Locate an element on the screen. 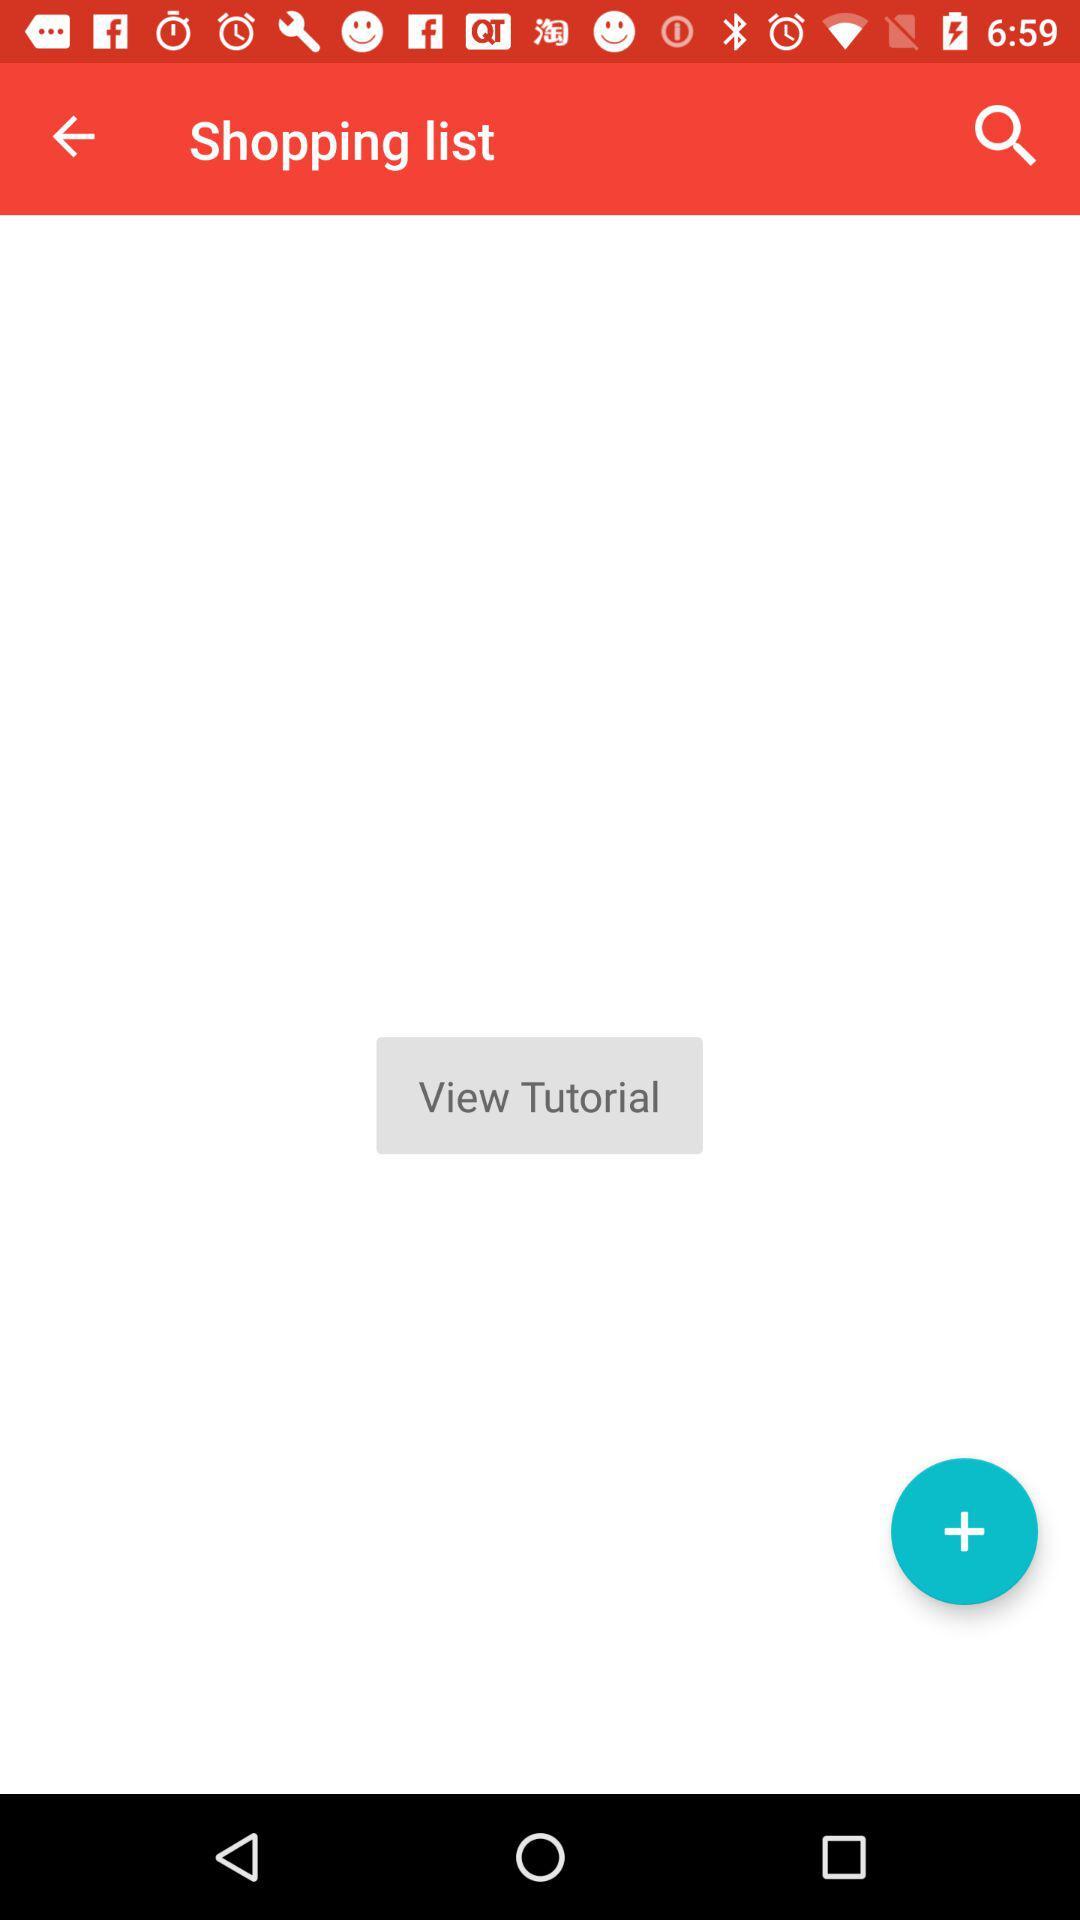  a place to add an item to a shopping list is located at coordinates (963, 1530).